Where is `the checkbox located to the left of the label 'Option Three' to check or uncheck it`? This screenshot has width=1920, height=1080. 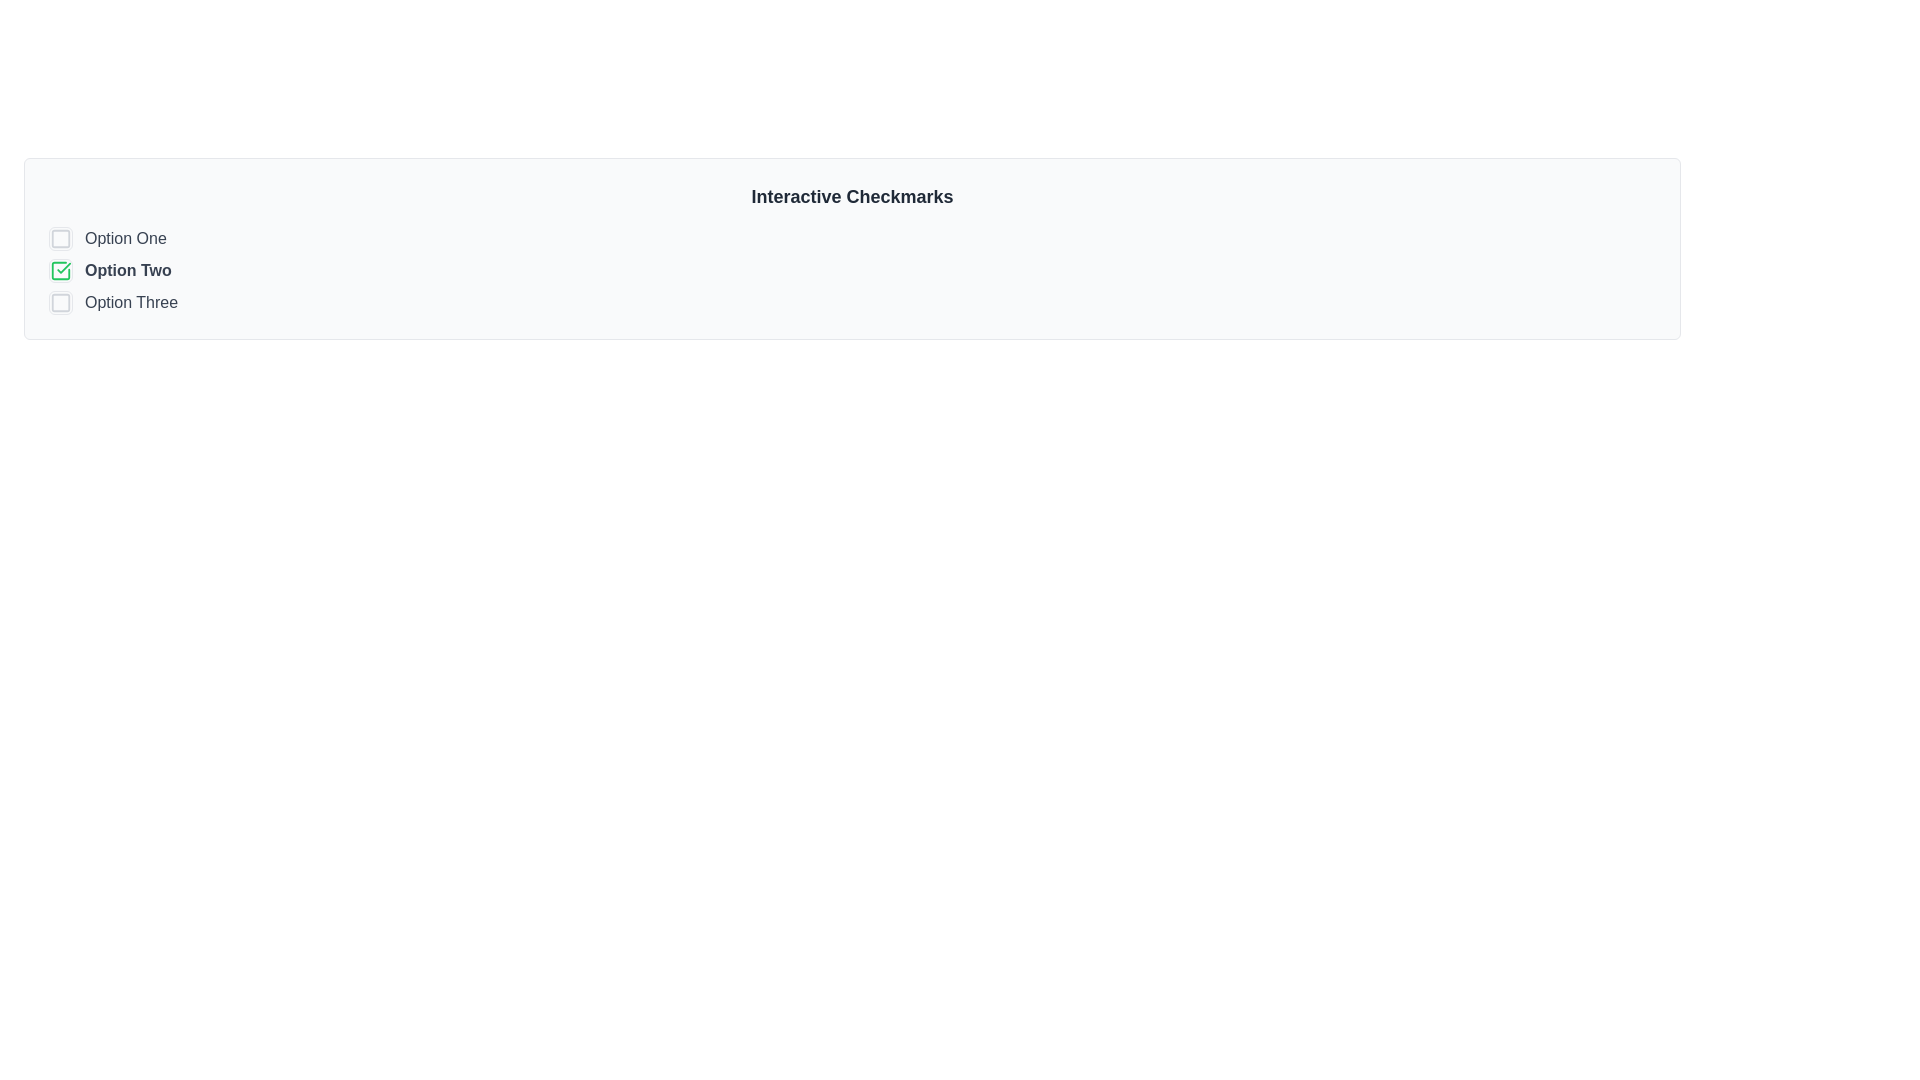 the checkbox located to the left of the label 'Option Three' to check or uncheck it is located at coordinates (61, 303).